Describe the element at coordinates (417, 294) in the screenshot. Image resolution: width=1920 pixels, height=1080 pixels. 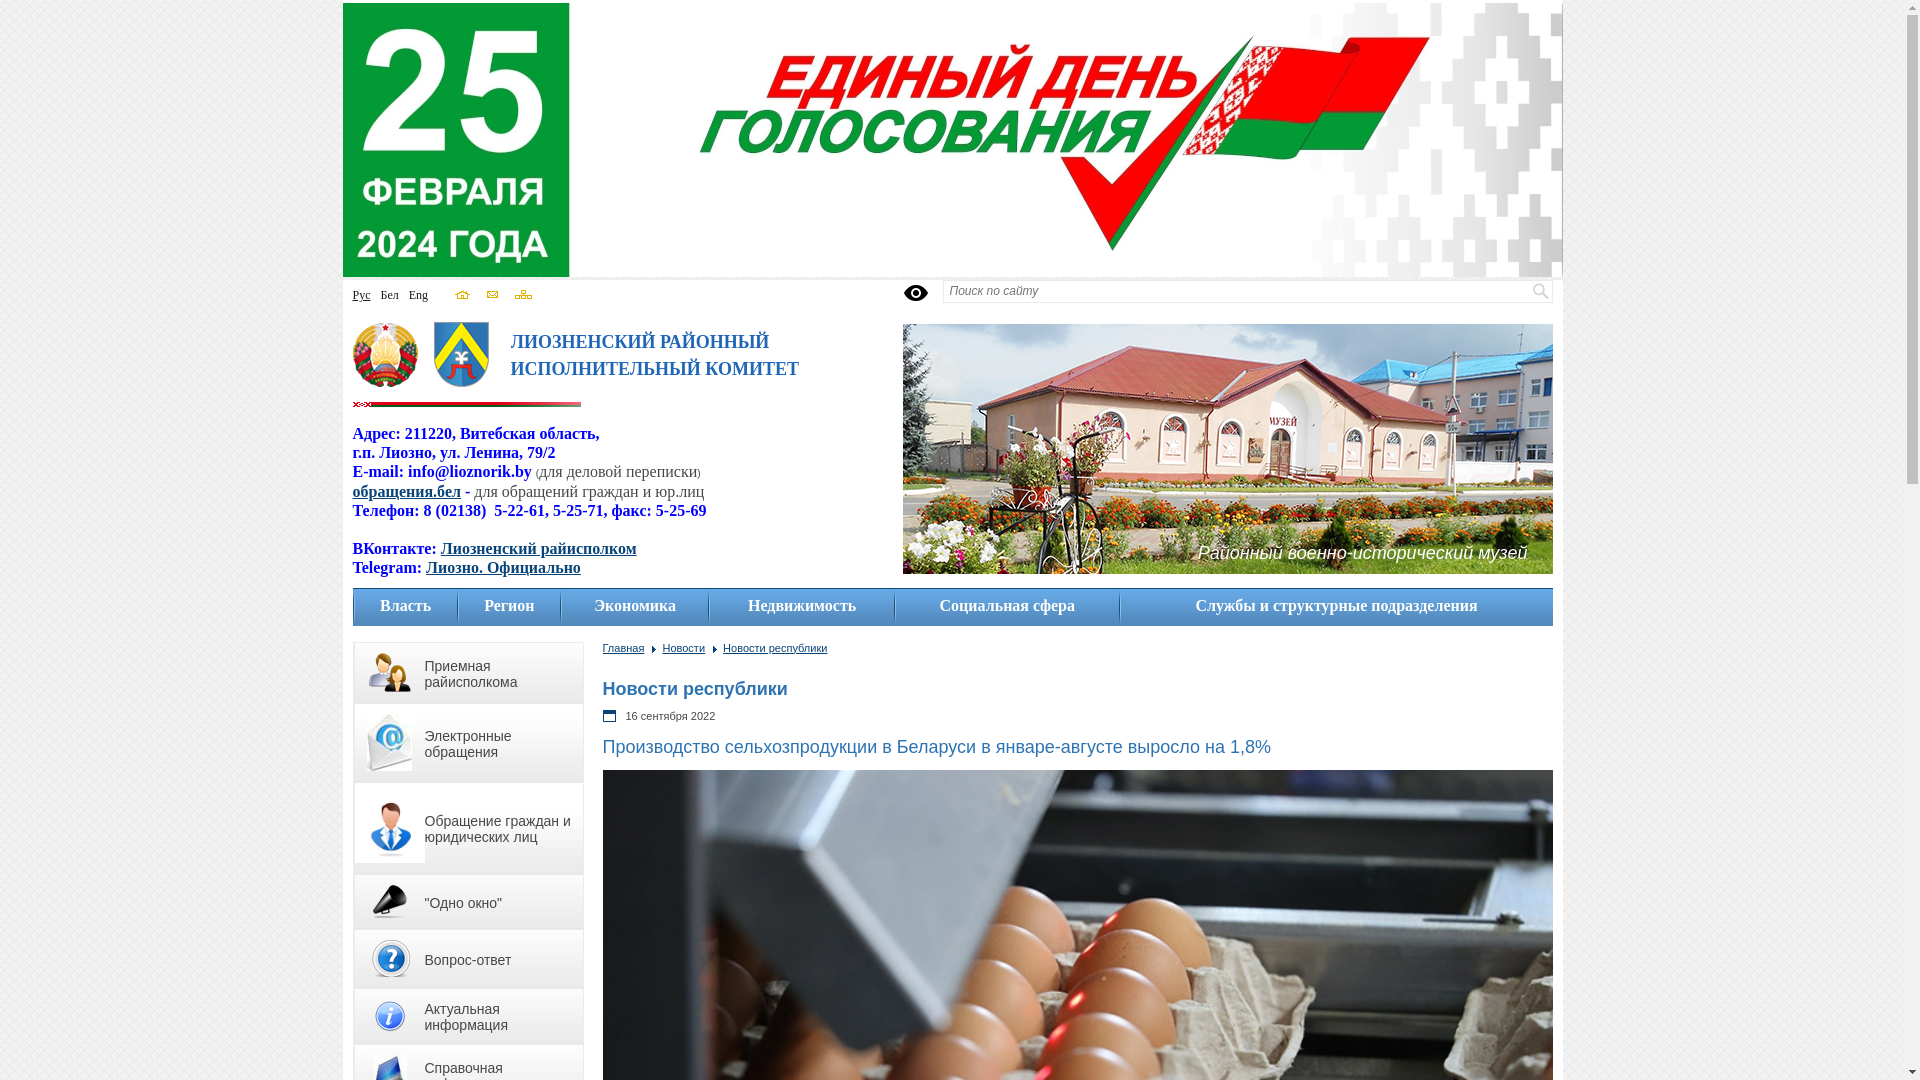
I see `'Eng'` at that location.